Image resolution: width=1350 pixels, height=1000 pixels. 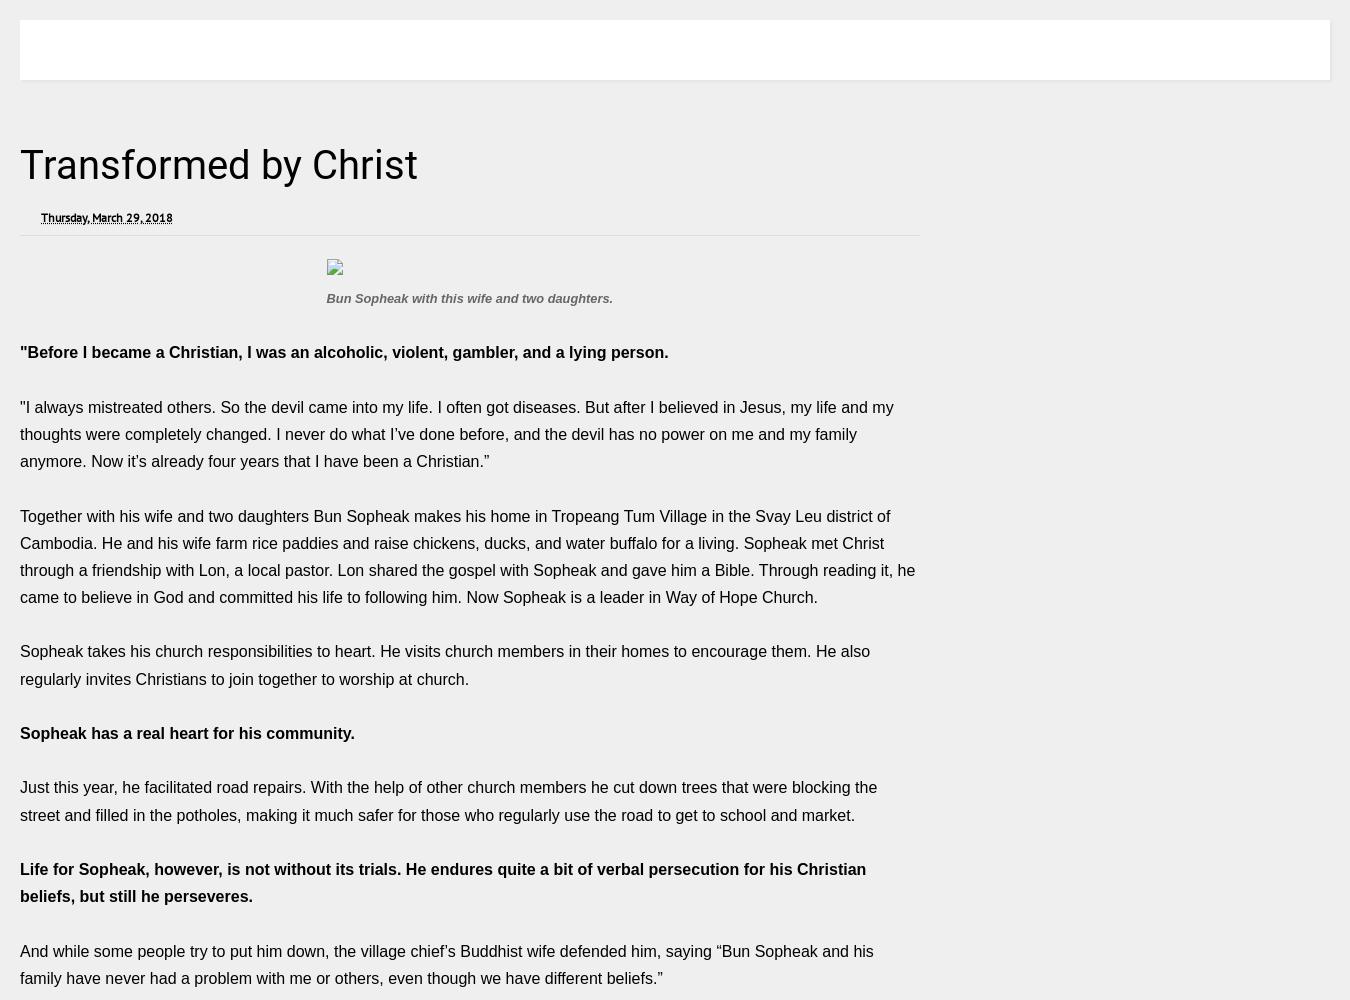 What do you see at coordinates (442, 882) in the screenshot?
I see `'Life for Sopheak, however, is not without its trials. He endures quite a bit of verbal persecution for his Christian beliefs, but still he perseveres.'` at bounding box center [442, 882].